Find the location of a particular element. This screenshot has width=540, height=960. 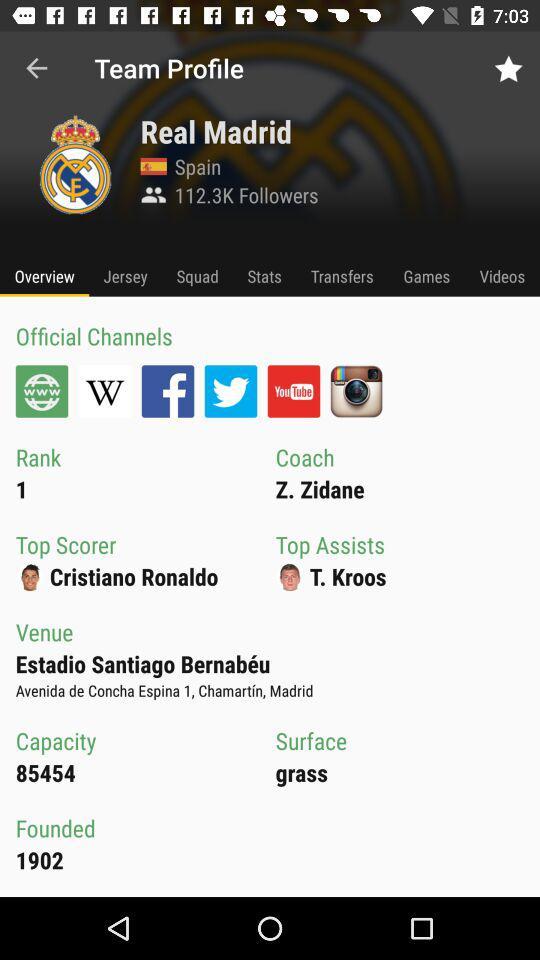

to wikipedia option is located at coordinates (104, 390).